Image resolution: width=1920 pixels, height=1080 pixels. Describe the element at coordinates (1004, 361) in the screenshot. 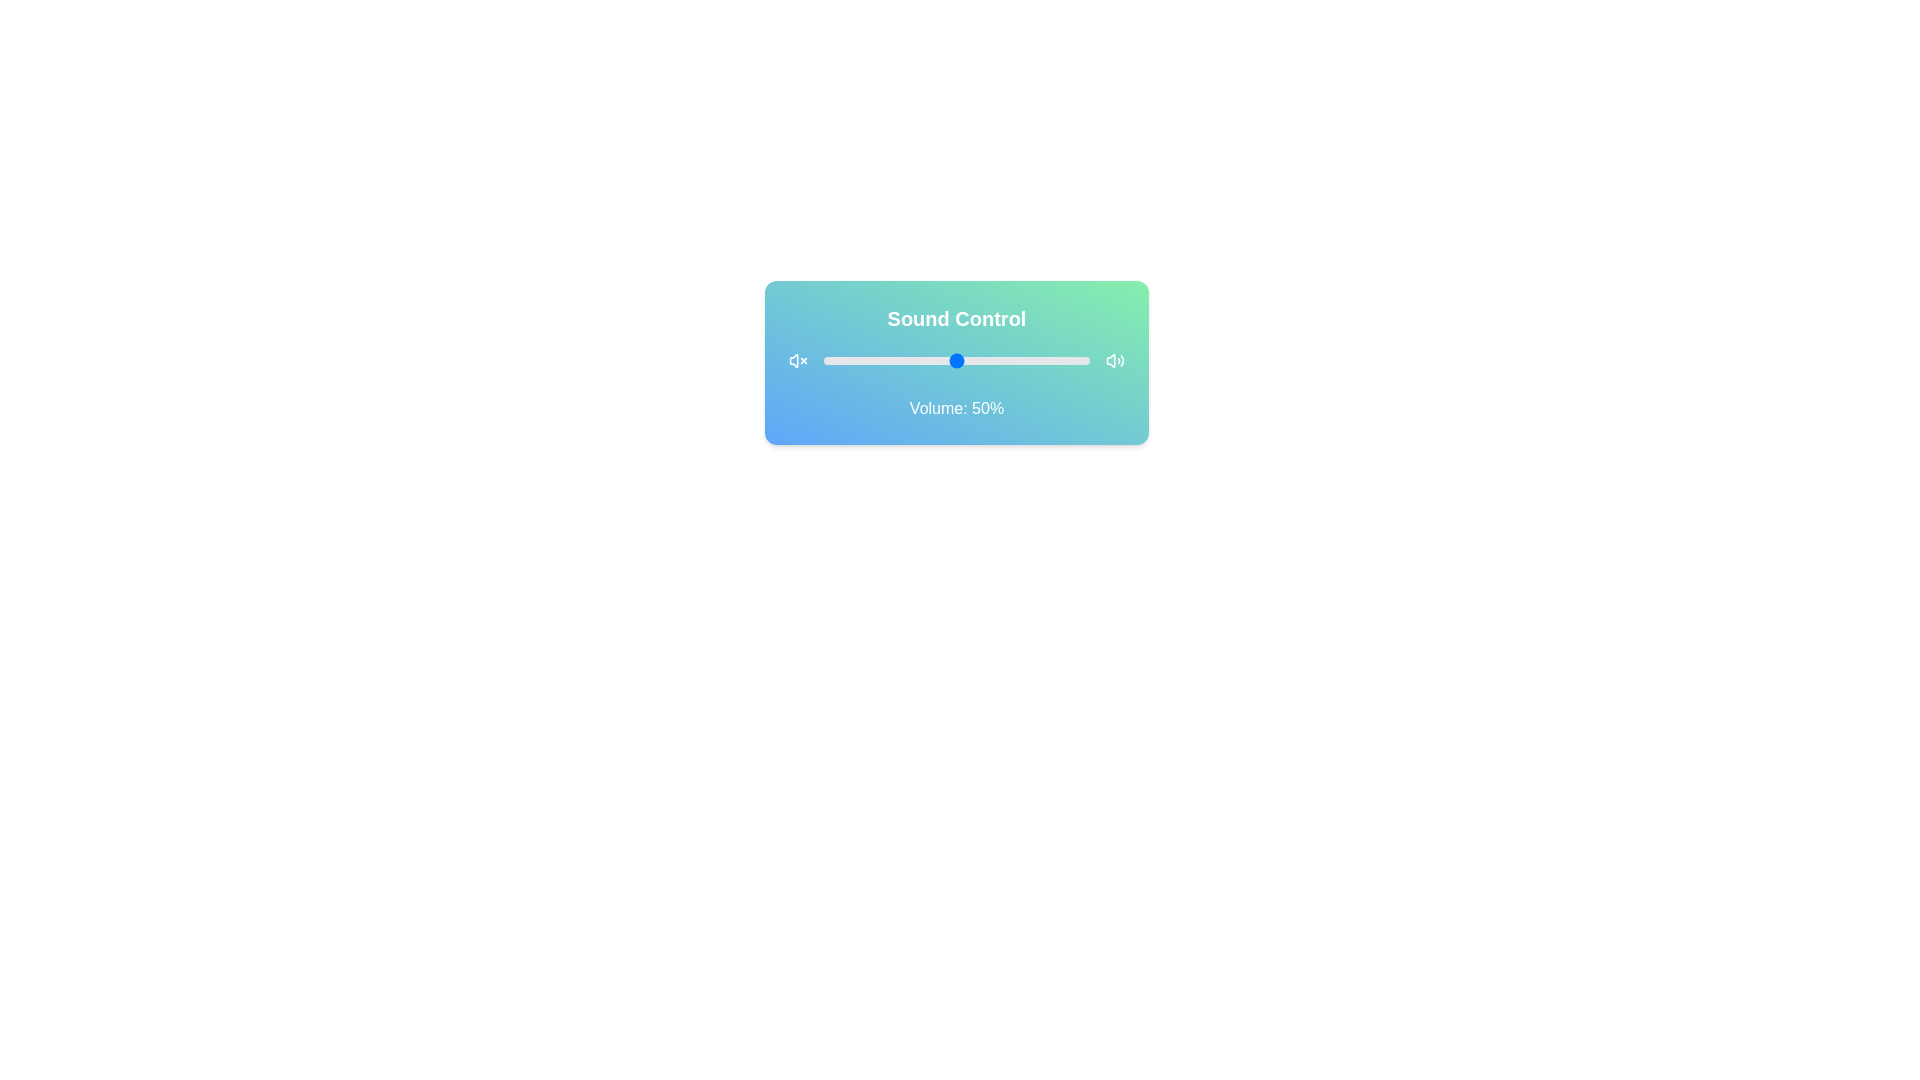

I see `the volume slider` at that location.